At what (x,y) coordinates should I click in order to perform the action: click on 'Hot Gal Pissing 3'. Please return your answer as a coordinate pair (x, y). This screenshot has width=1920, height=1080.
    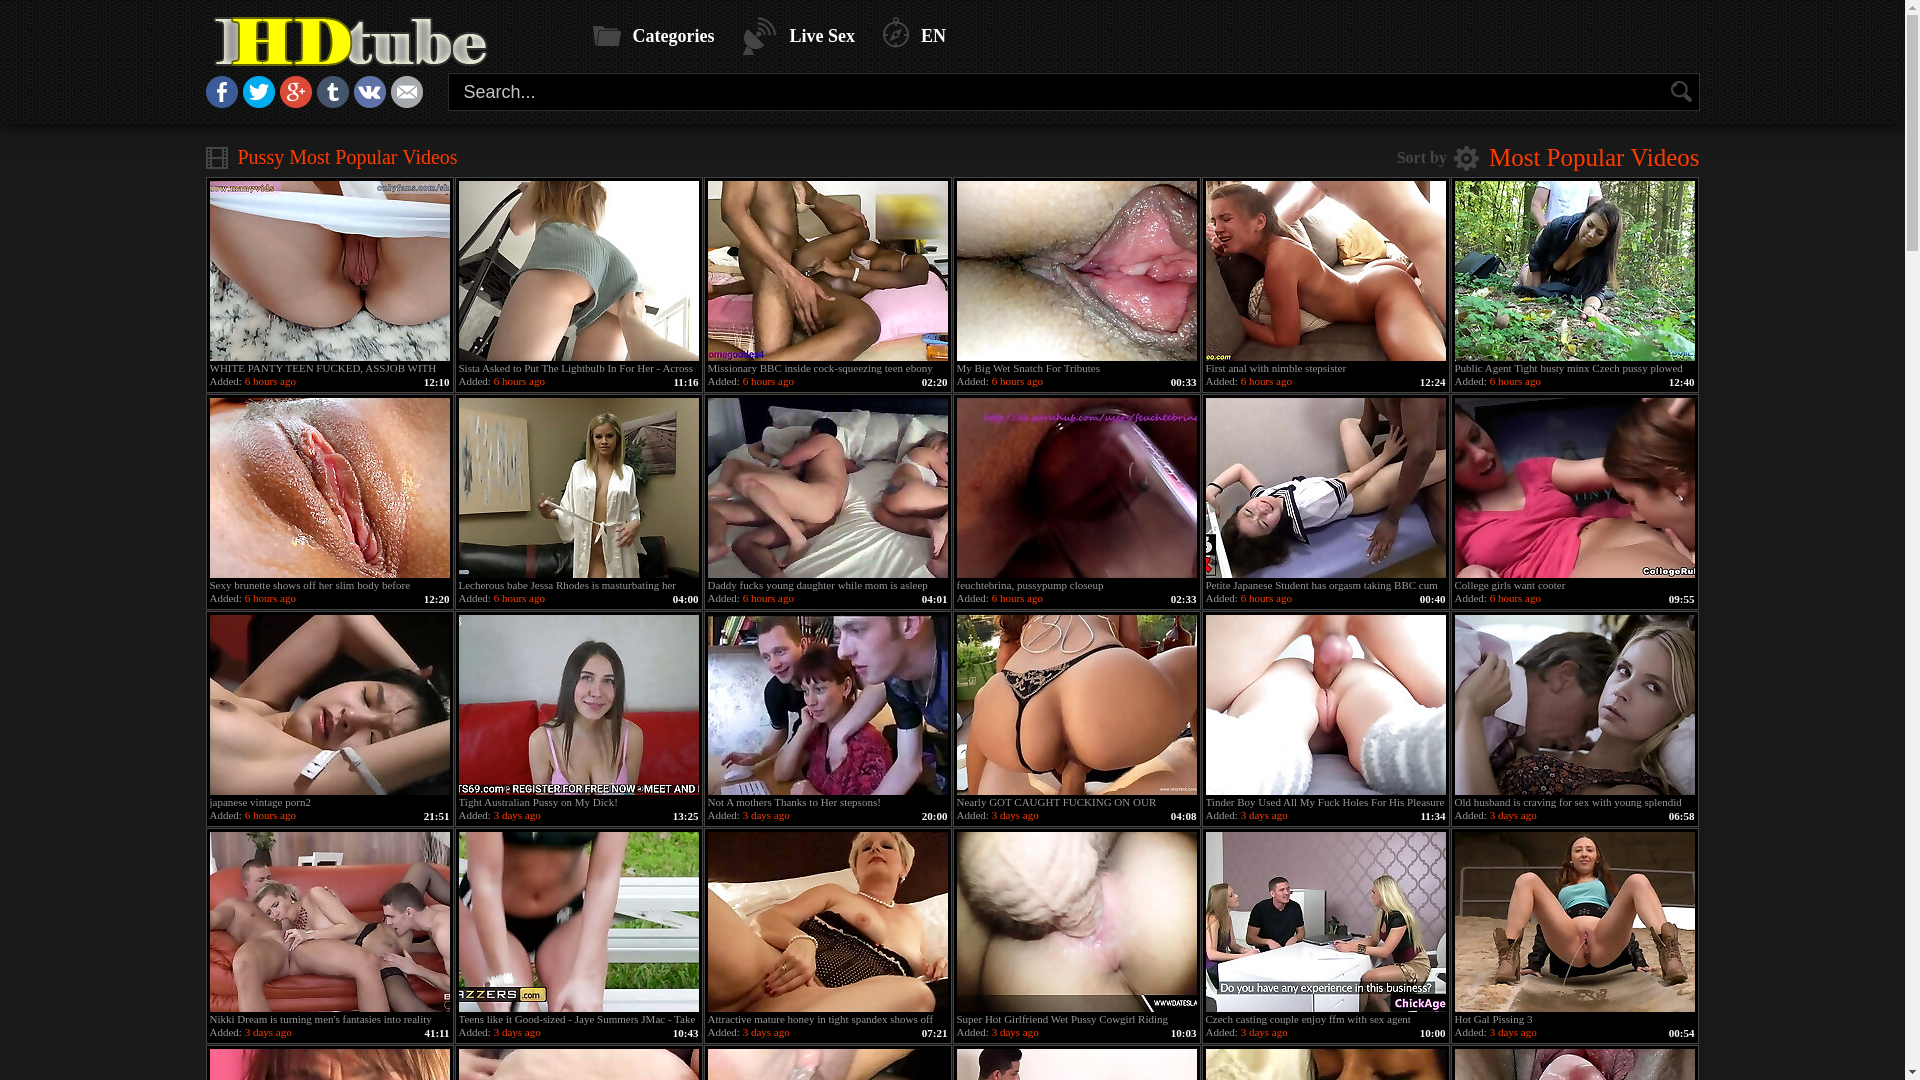
    Looking at the image, I should click on (1573, 921).